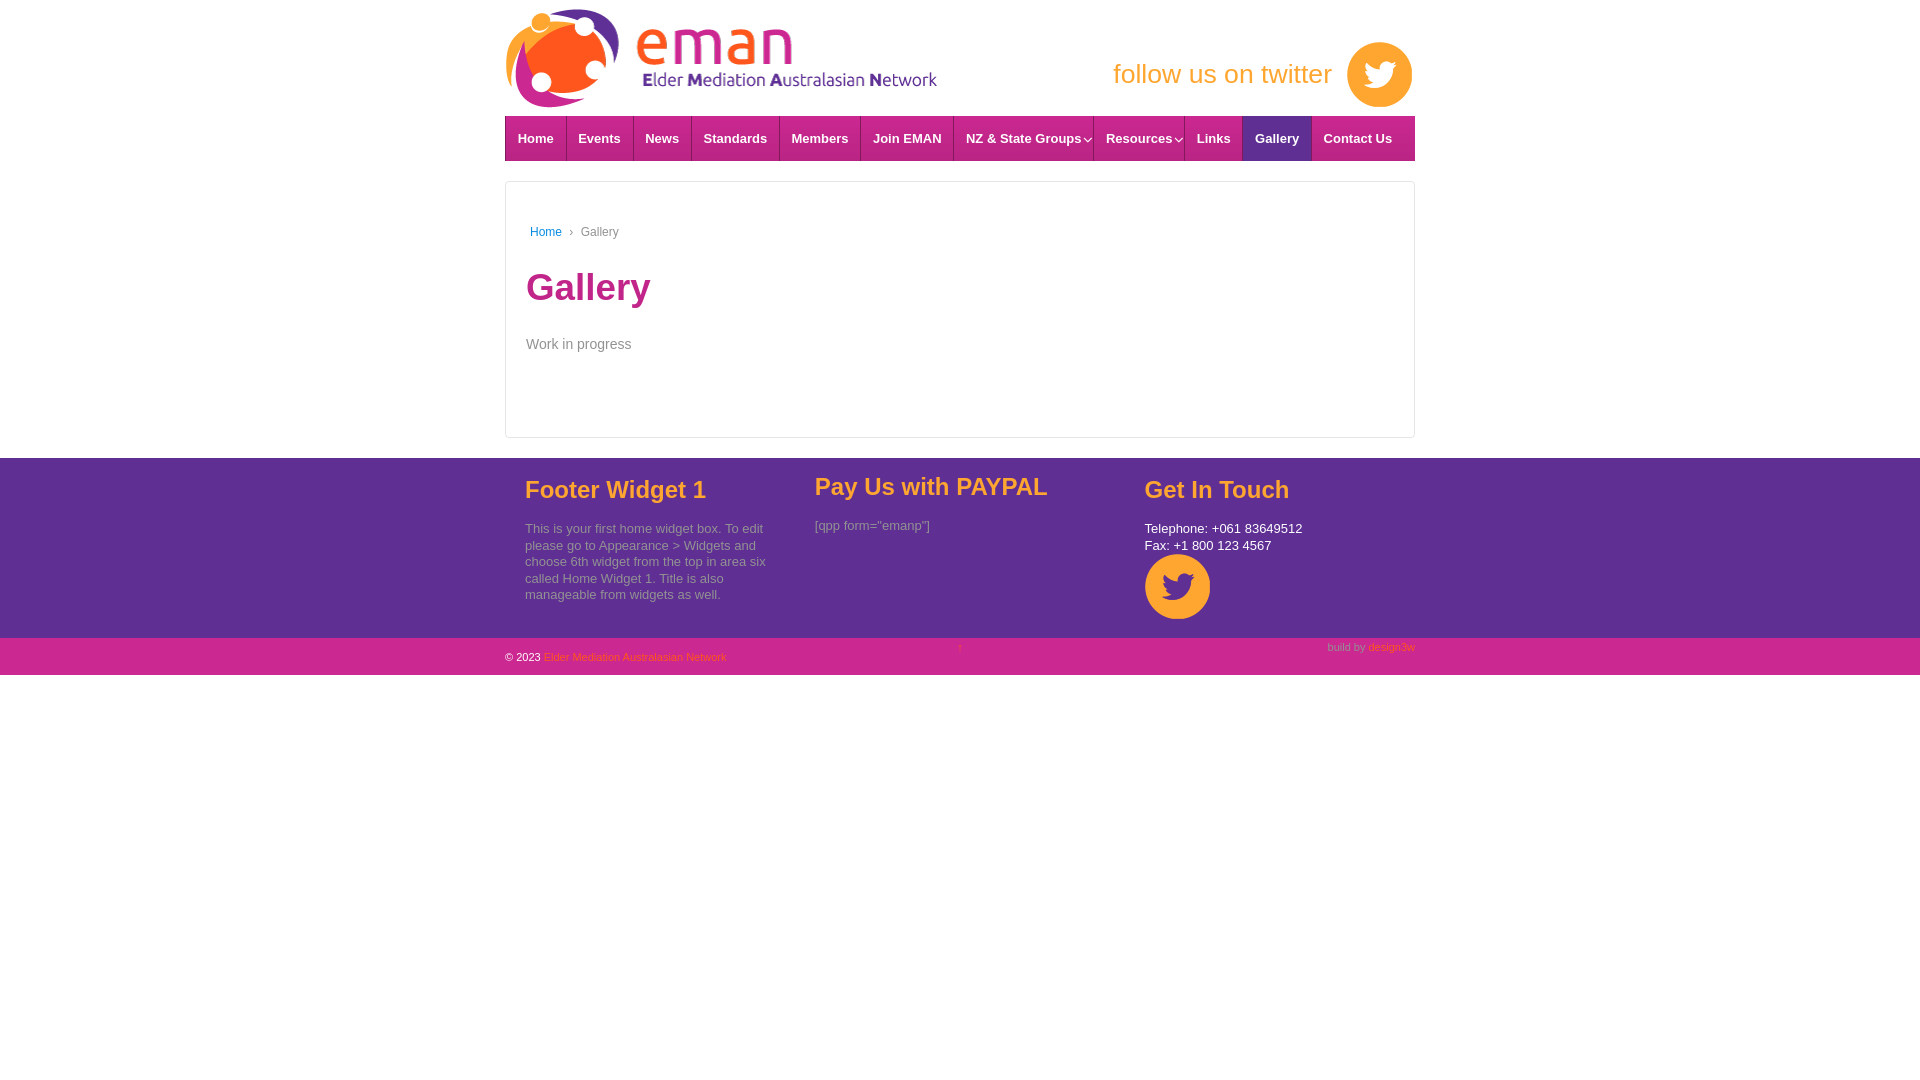 Image resolution: width=1920 pixels, height=1080 pixels. I want to click on 'Elder Mediation Australasian Network', so click(720, 42).